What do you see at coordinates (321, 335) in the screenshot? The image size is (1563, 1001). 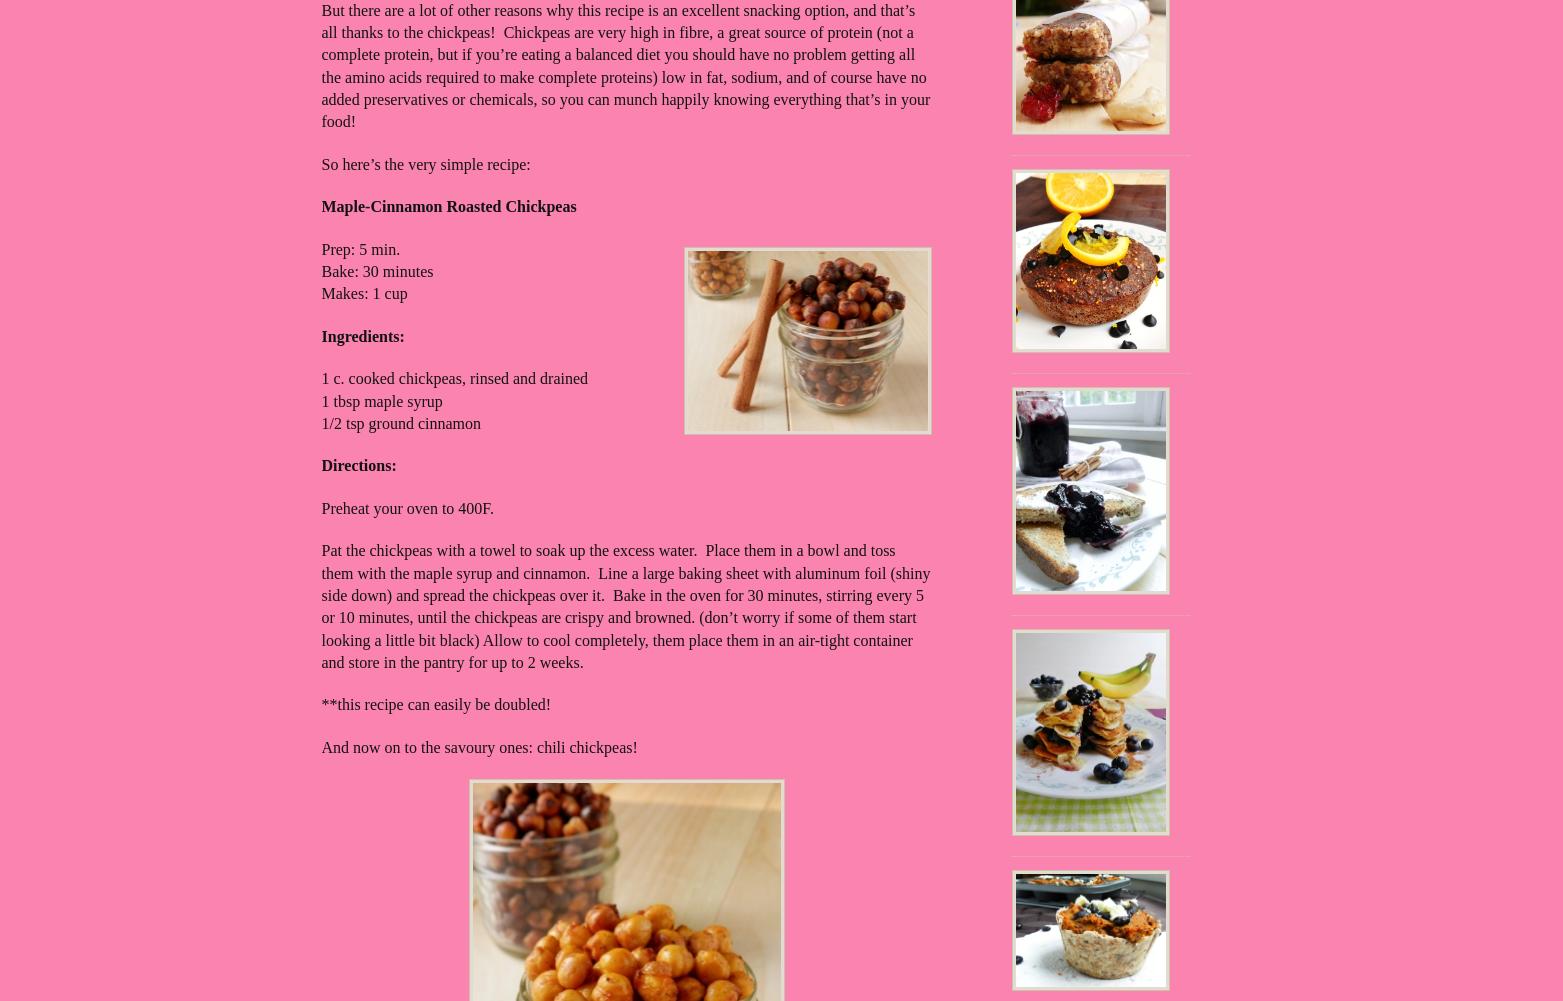 I see `'Ingredients:'` at bounding box center [321, 335].